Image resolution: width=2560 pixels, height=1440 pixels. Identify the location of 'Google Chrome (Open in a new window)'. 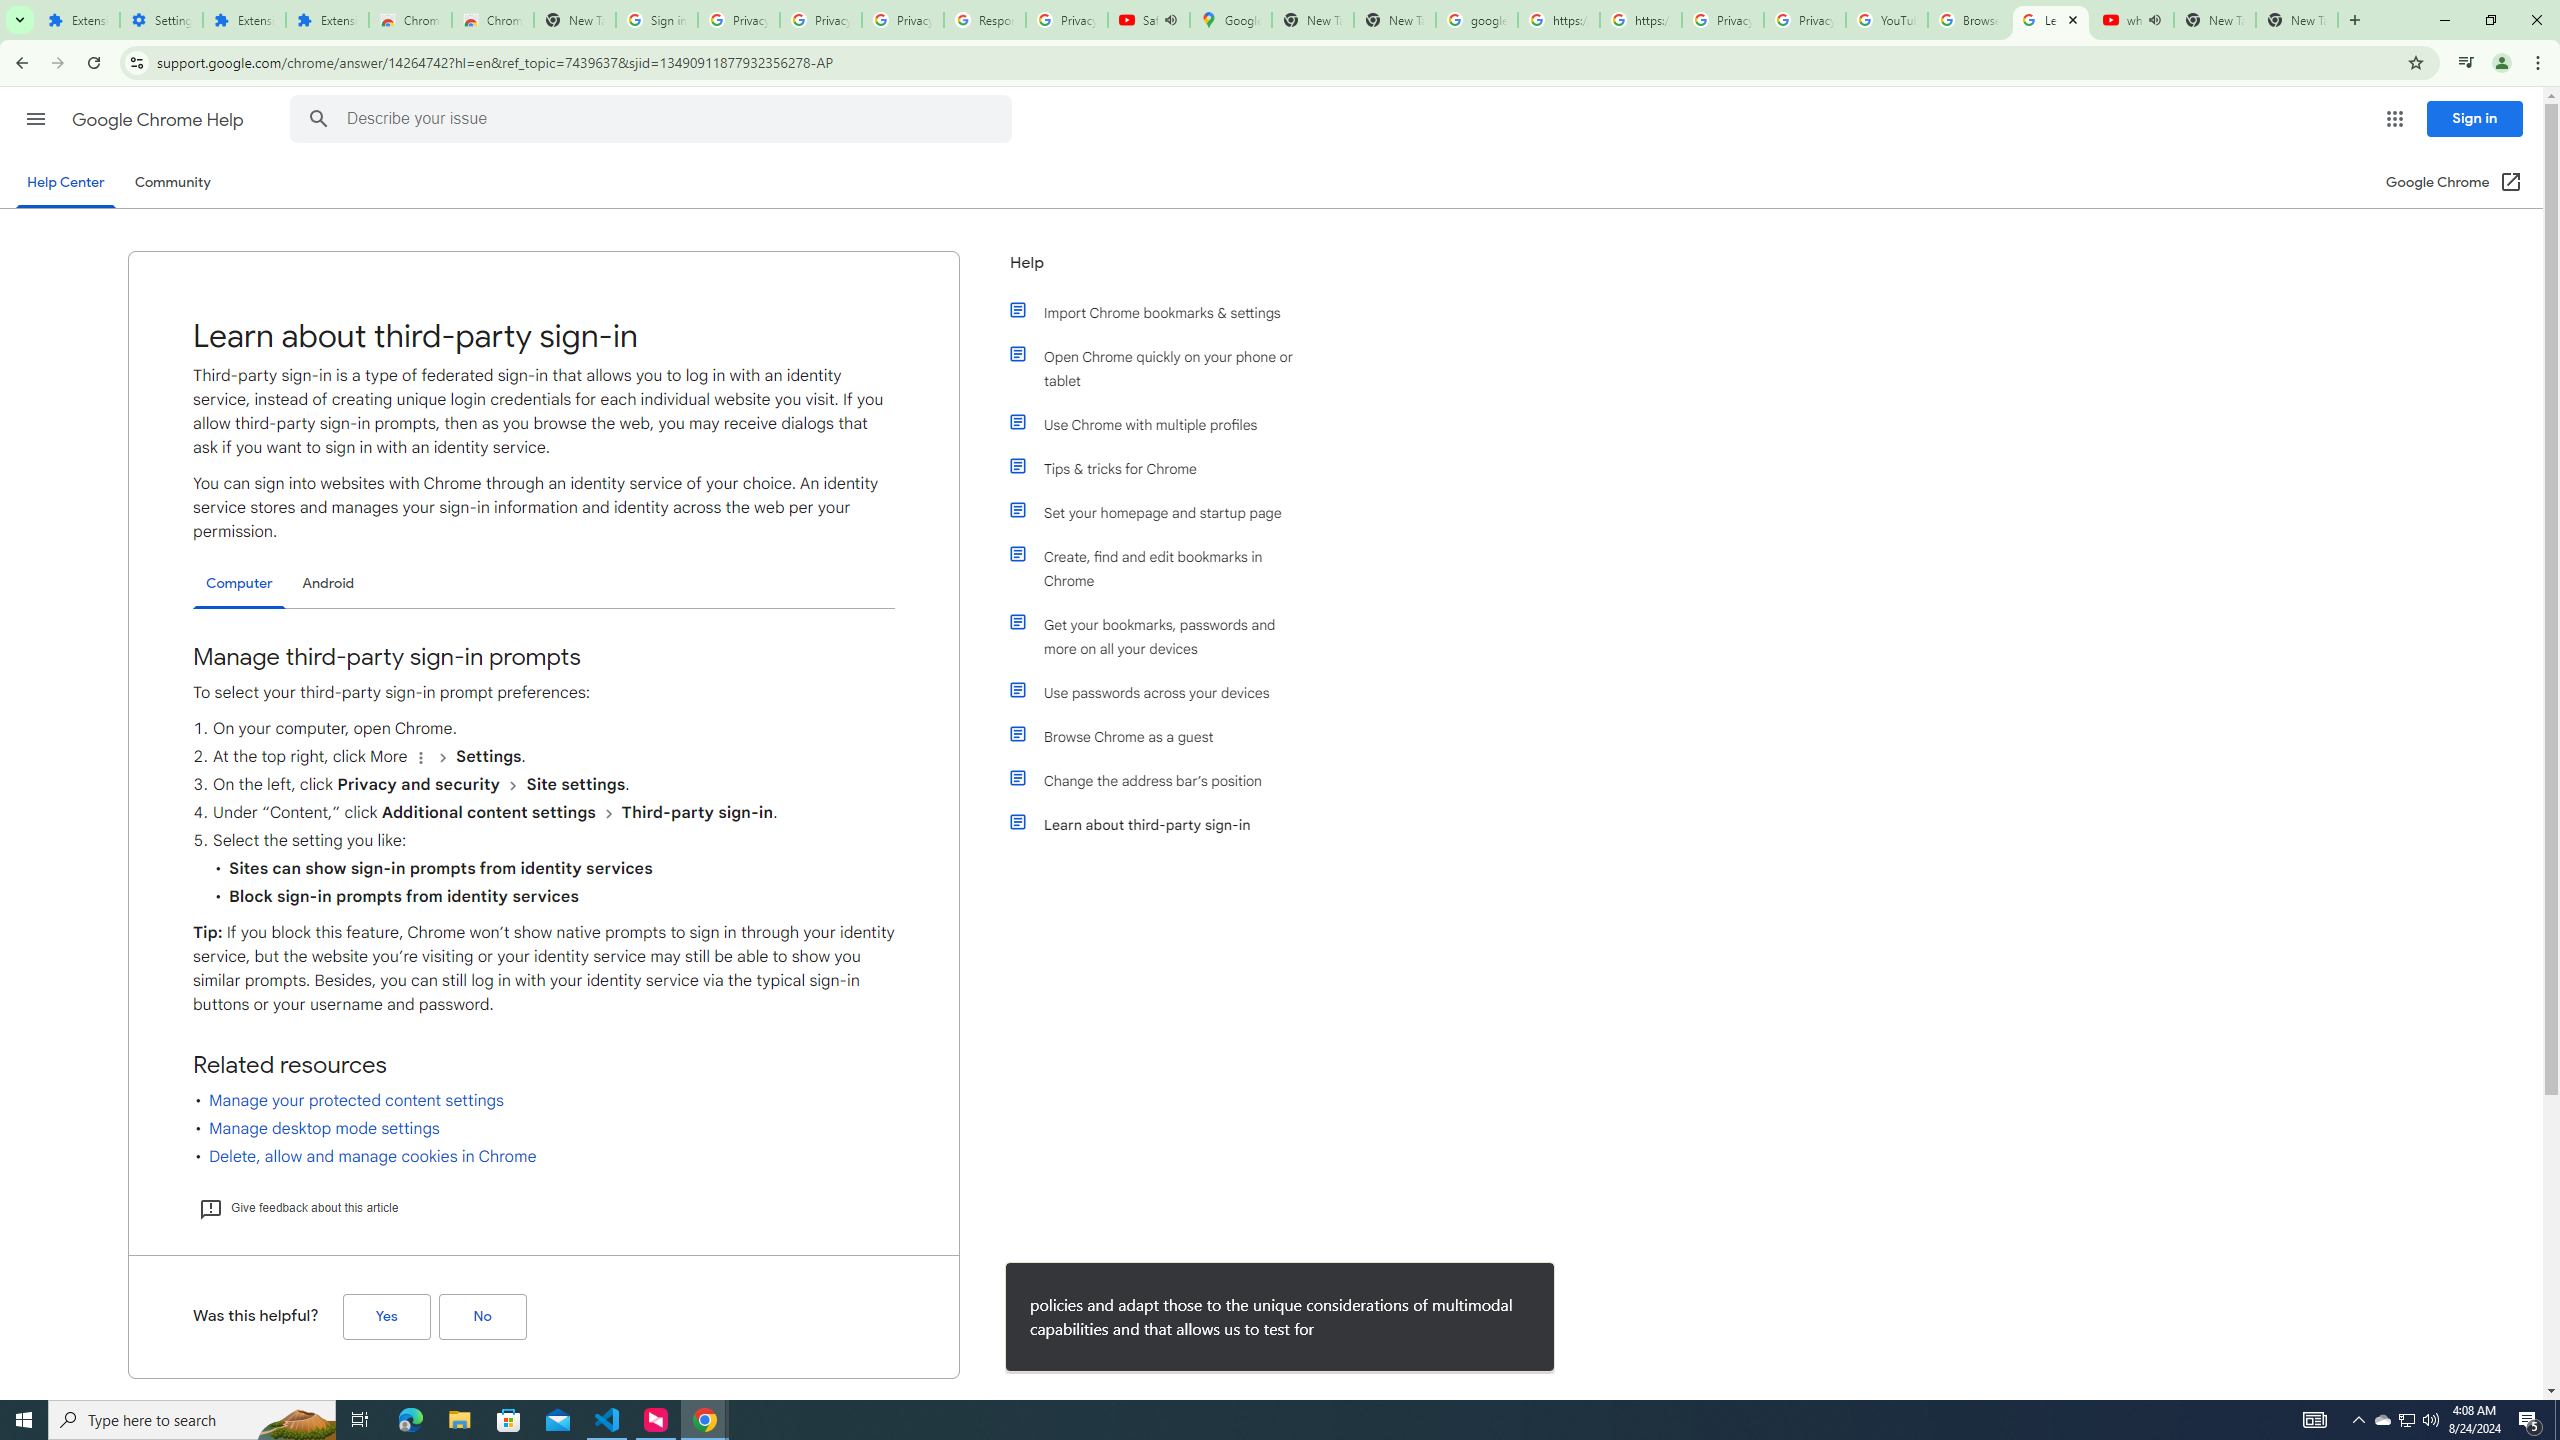
(2454, 181).